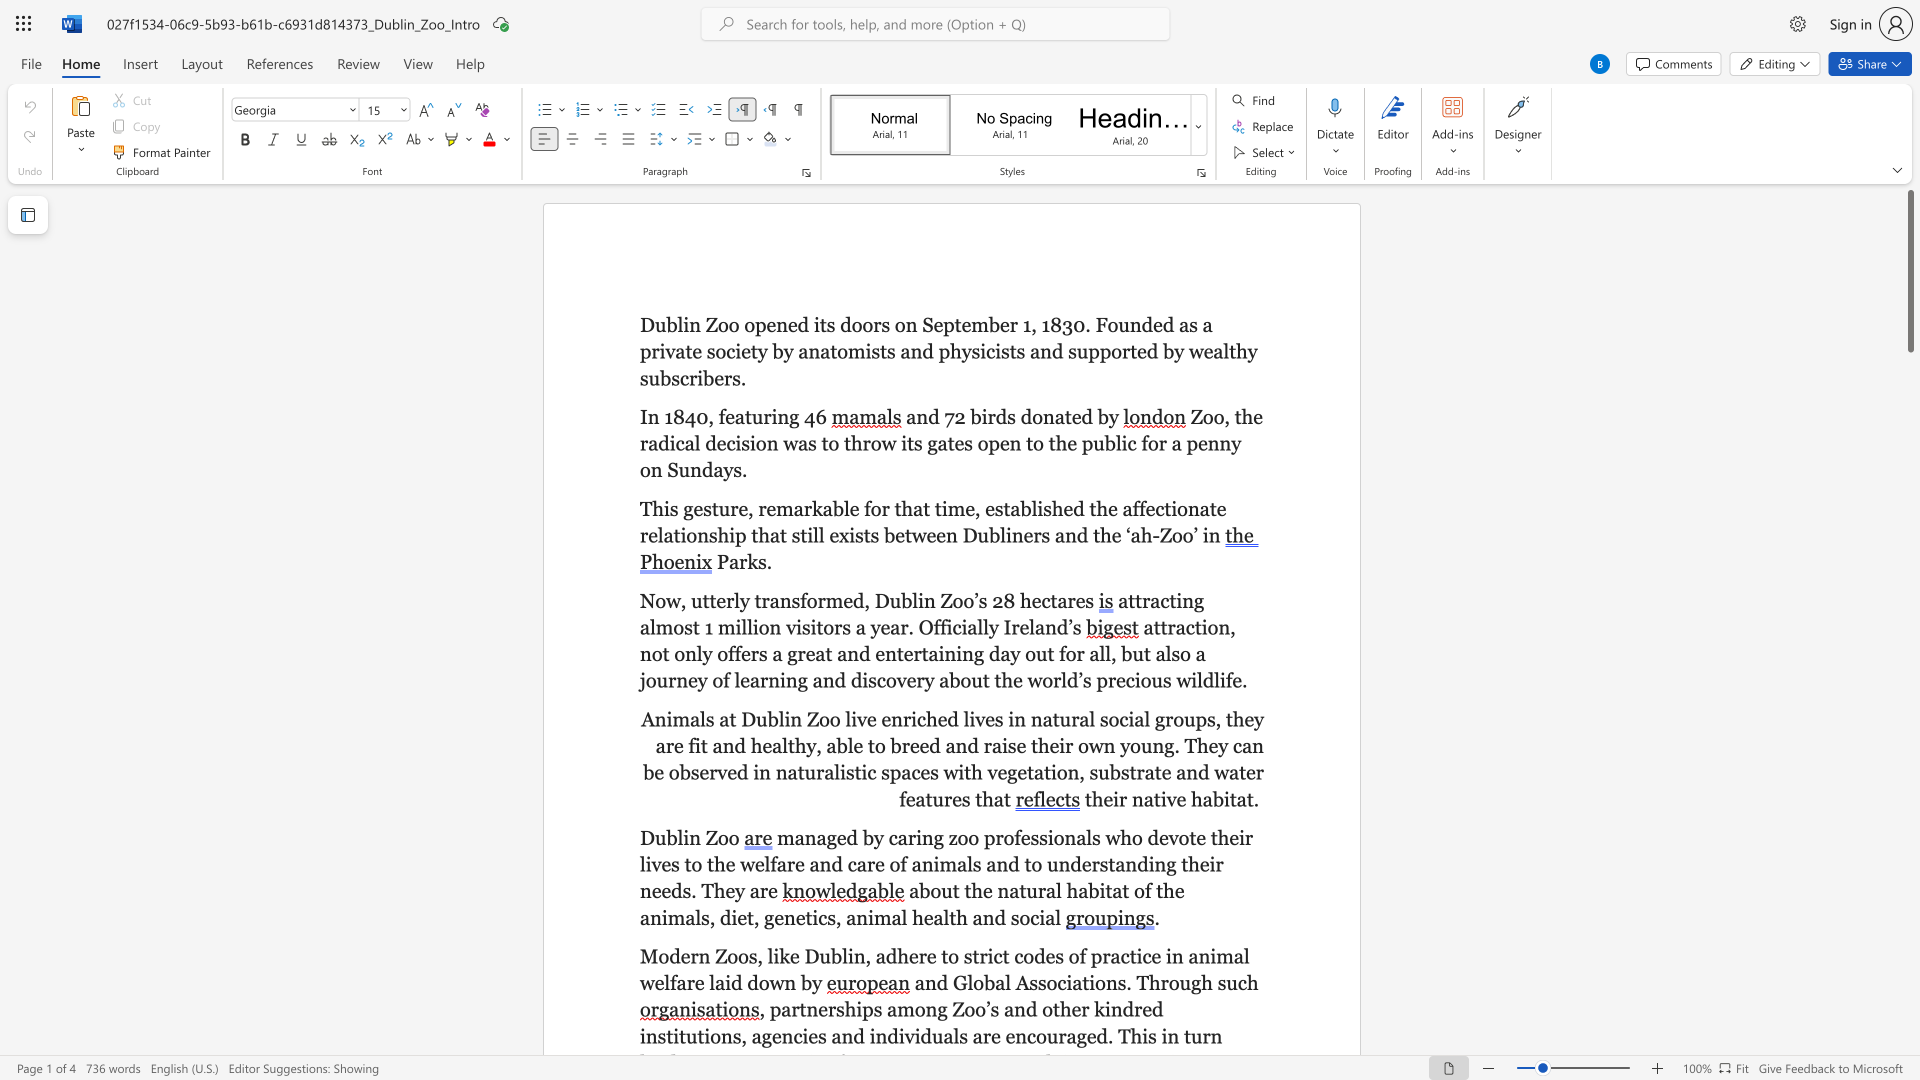  Describe the element at coordinates (657, 654) in the screenshot. I see `the 2th character "o" in the text` at that location.